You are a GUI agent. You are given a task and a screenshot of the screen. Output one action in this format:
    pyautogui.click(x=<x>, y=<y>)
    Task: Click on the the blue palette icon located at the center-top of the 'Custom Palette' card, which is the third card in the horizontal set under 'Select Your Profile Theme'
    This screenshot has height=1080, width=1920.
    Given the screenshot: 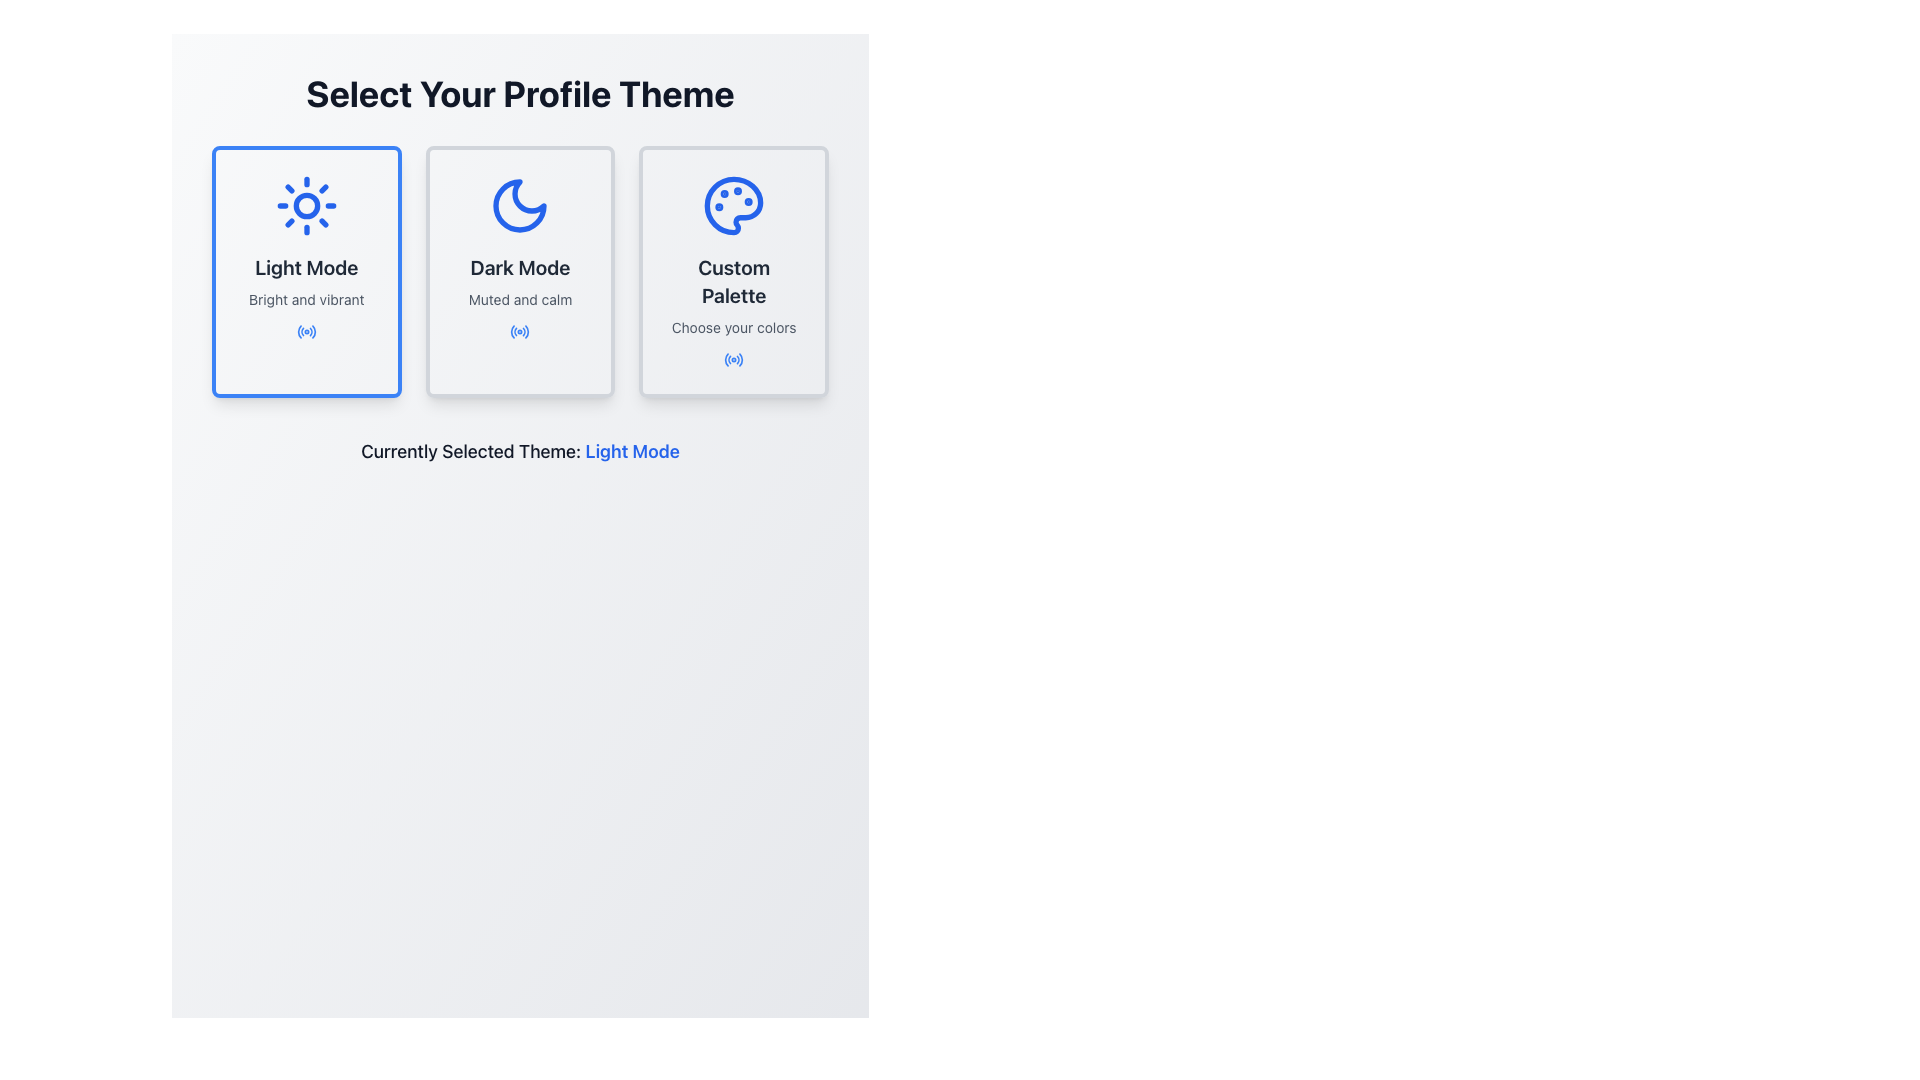 What is the action you would take?
    pyautogui.click(x=733, y=205)
    